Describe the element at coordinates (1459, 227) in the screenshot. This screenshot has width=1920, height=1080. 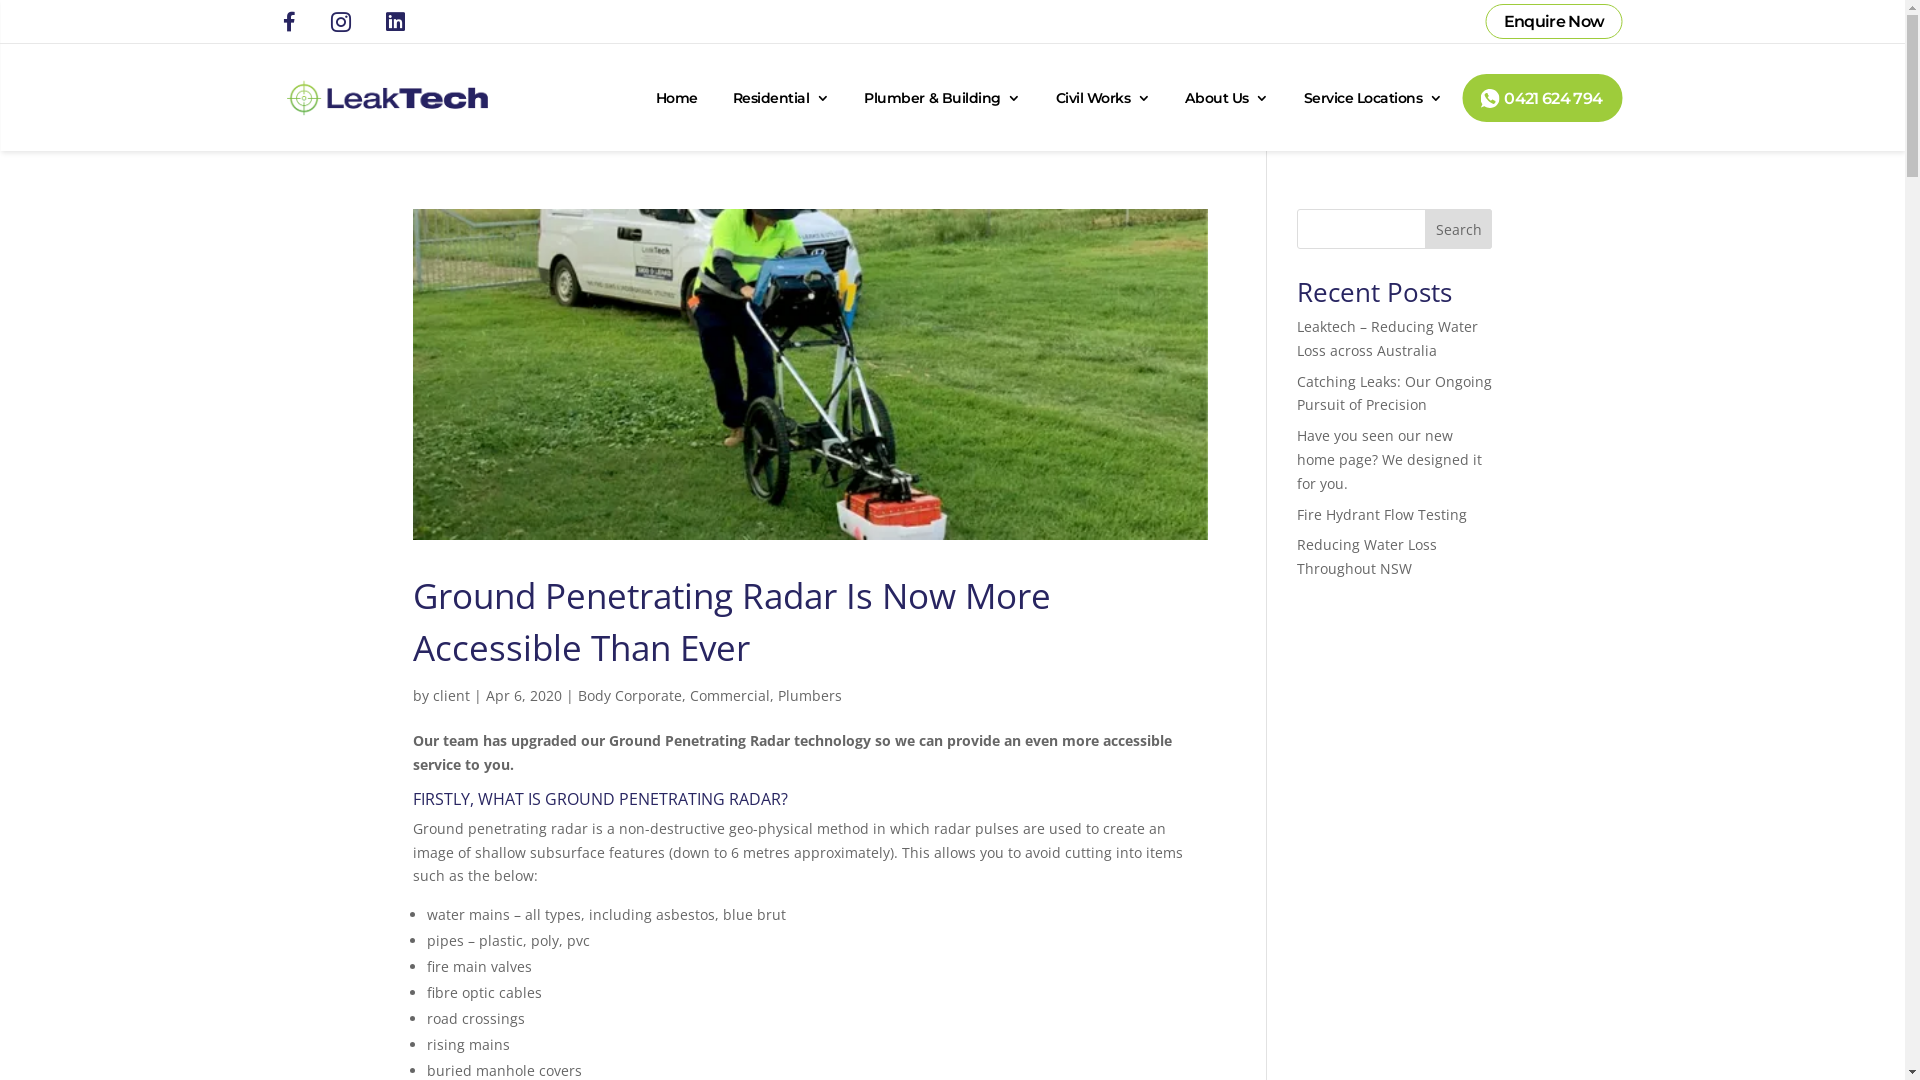
I see `'Search'` at that location.